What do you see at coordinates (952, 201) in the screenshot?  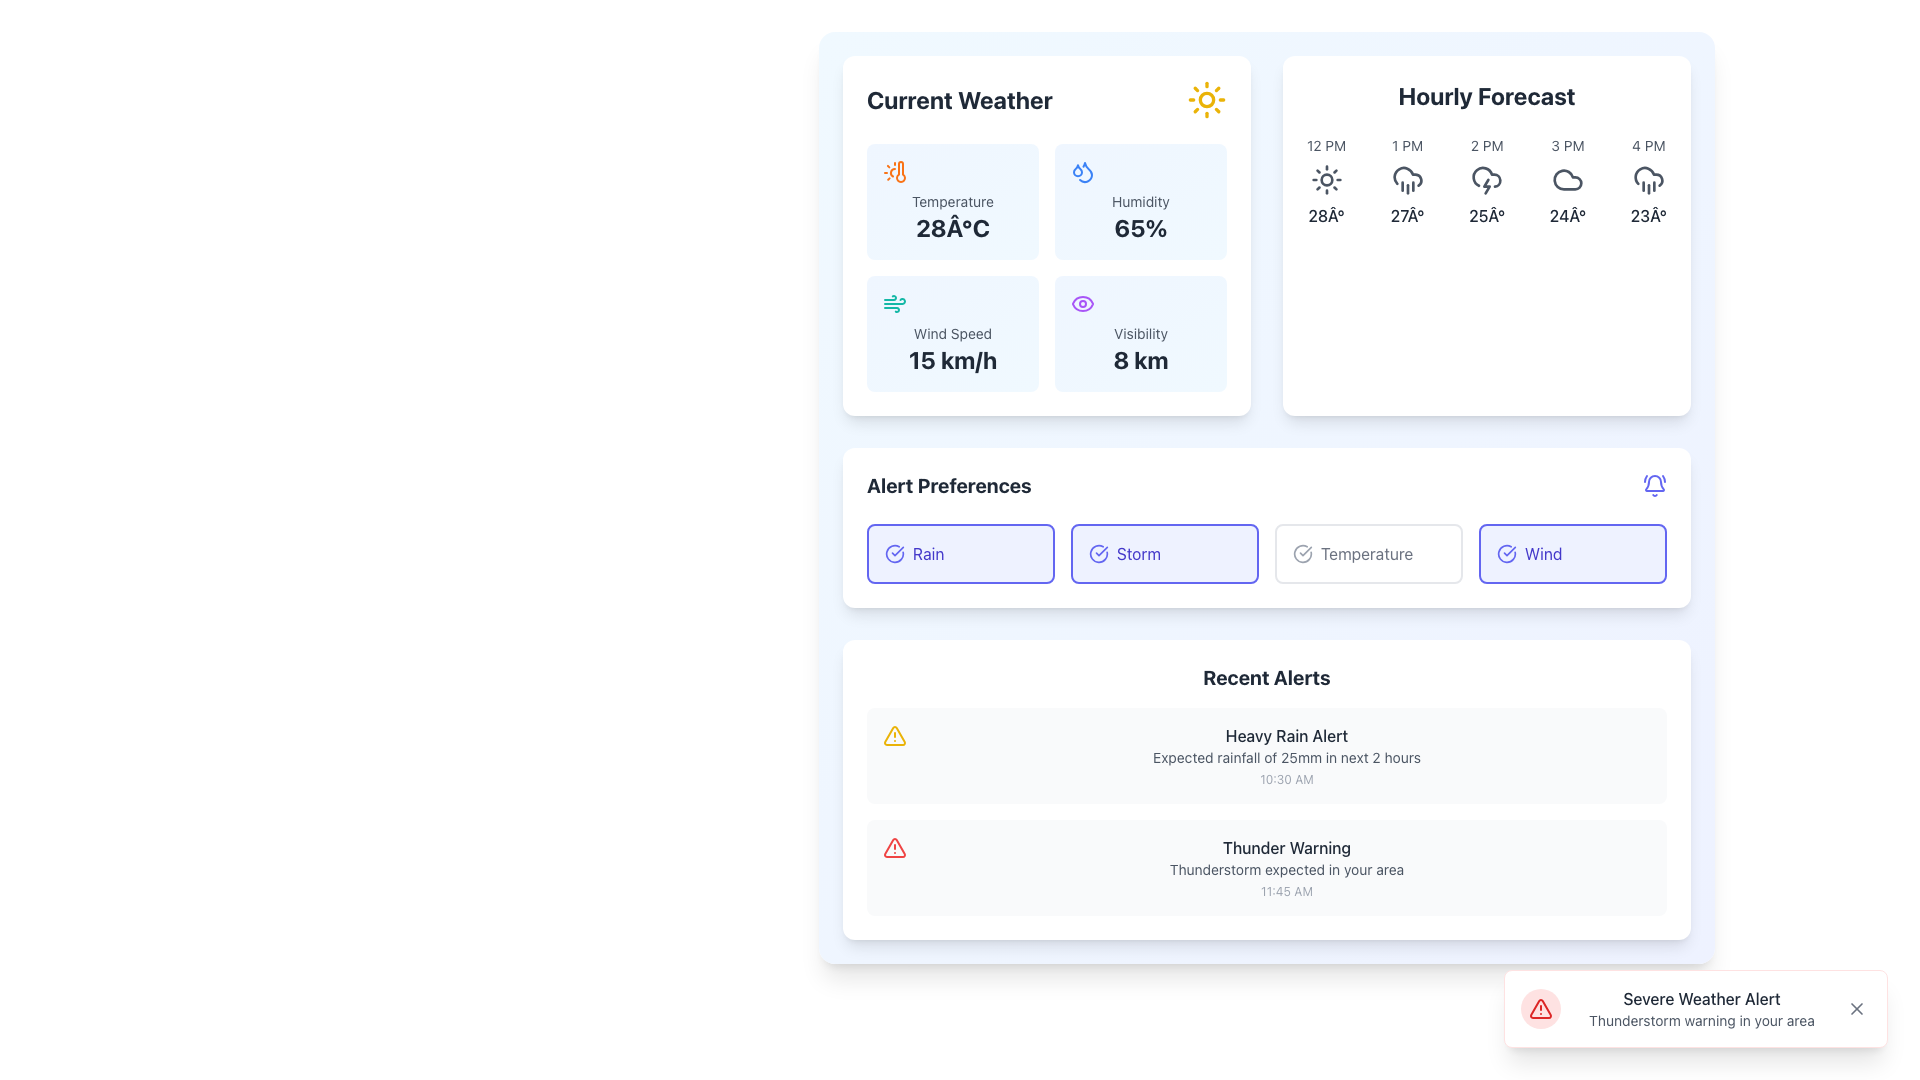 I see `the Information card displaying the current temperature, which is the first item in a 2x2 grid under the 'Current Weather' section` at bounding box center [952, 201].